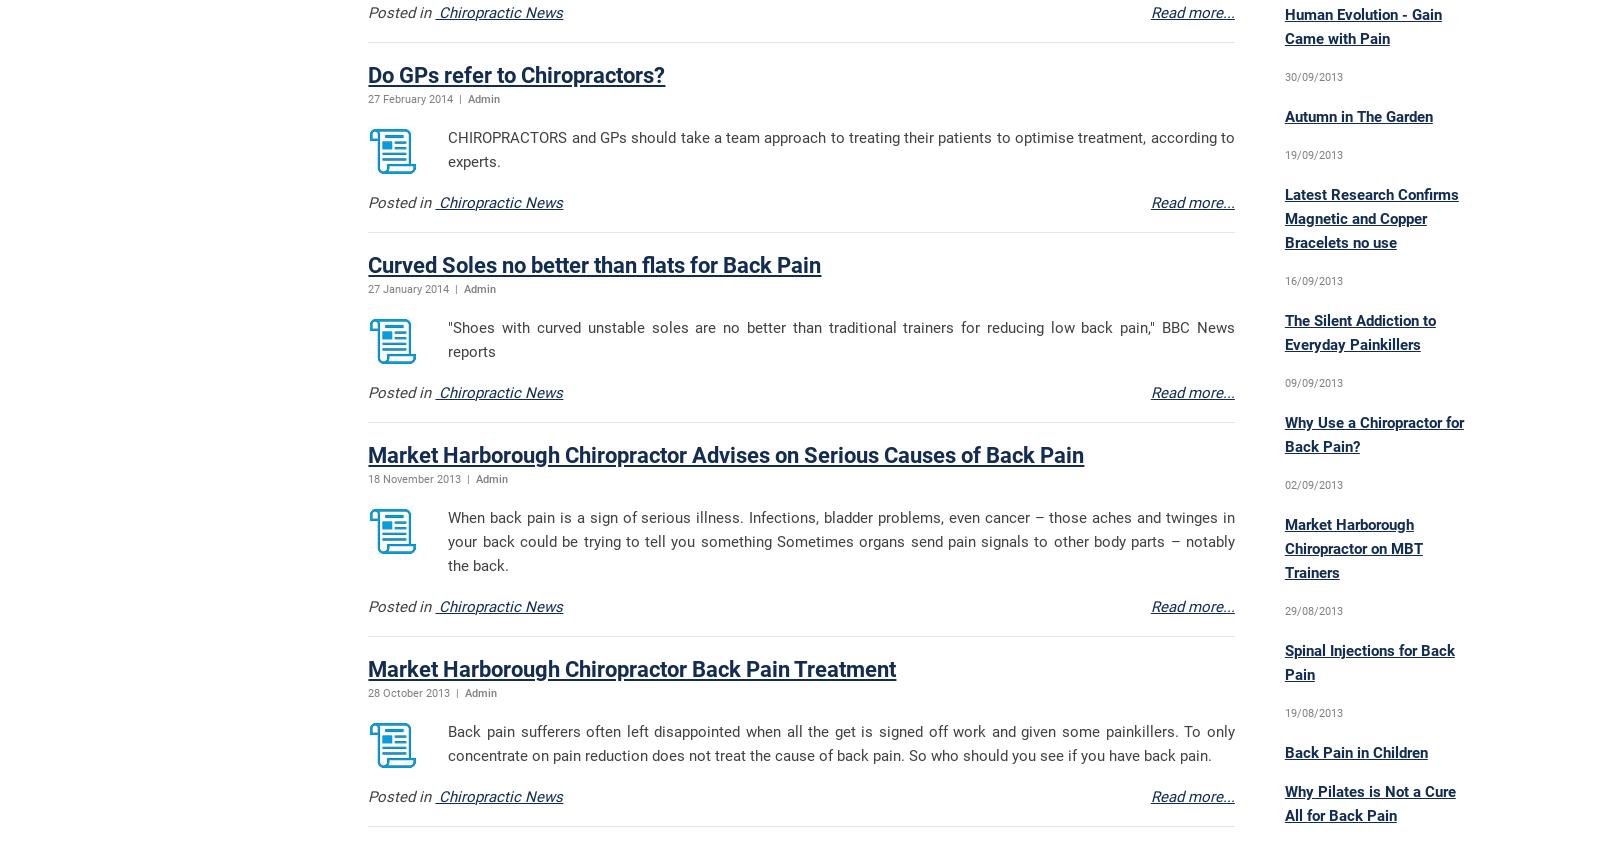  I want to click on 'Why Pilates is Not a Cure All for Back Pain', so click(1368, 803).